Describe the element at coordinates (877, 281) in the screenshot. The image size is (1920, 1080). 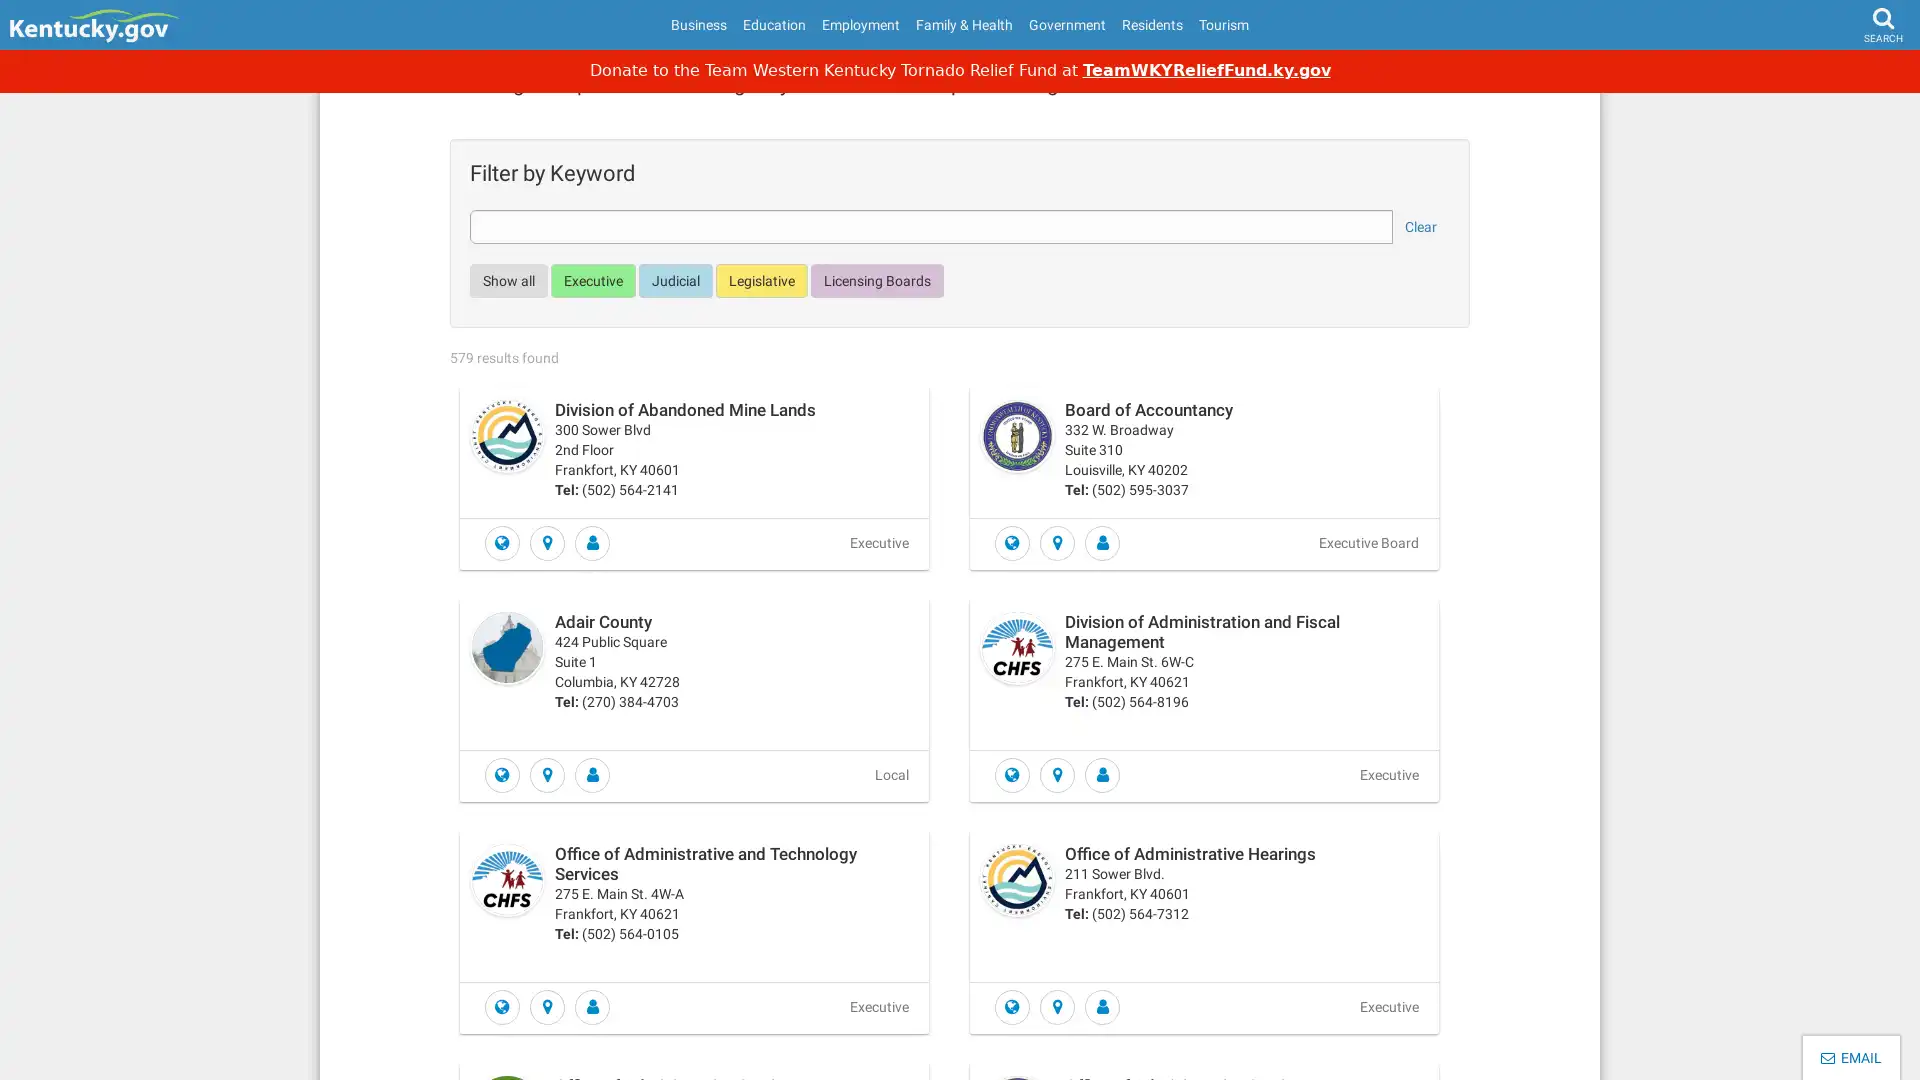
I see `Licensing Boards` at that location.